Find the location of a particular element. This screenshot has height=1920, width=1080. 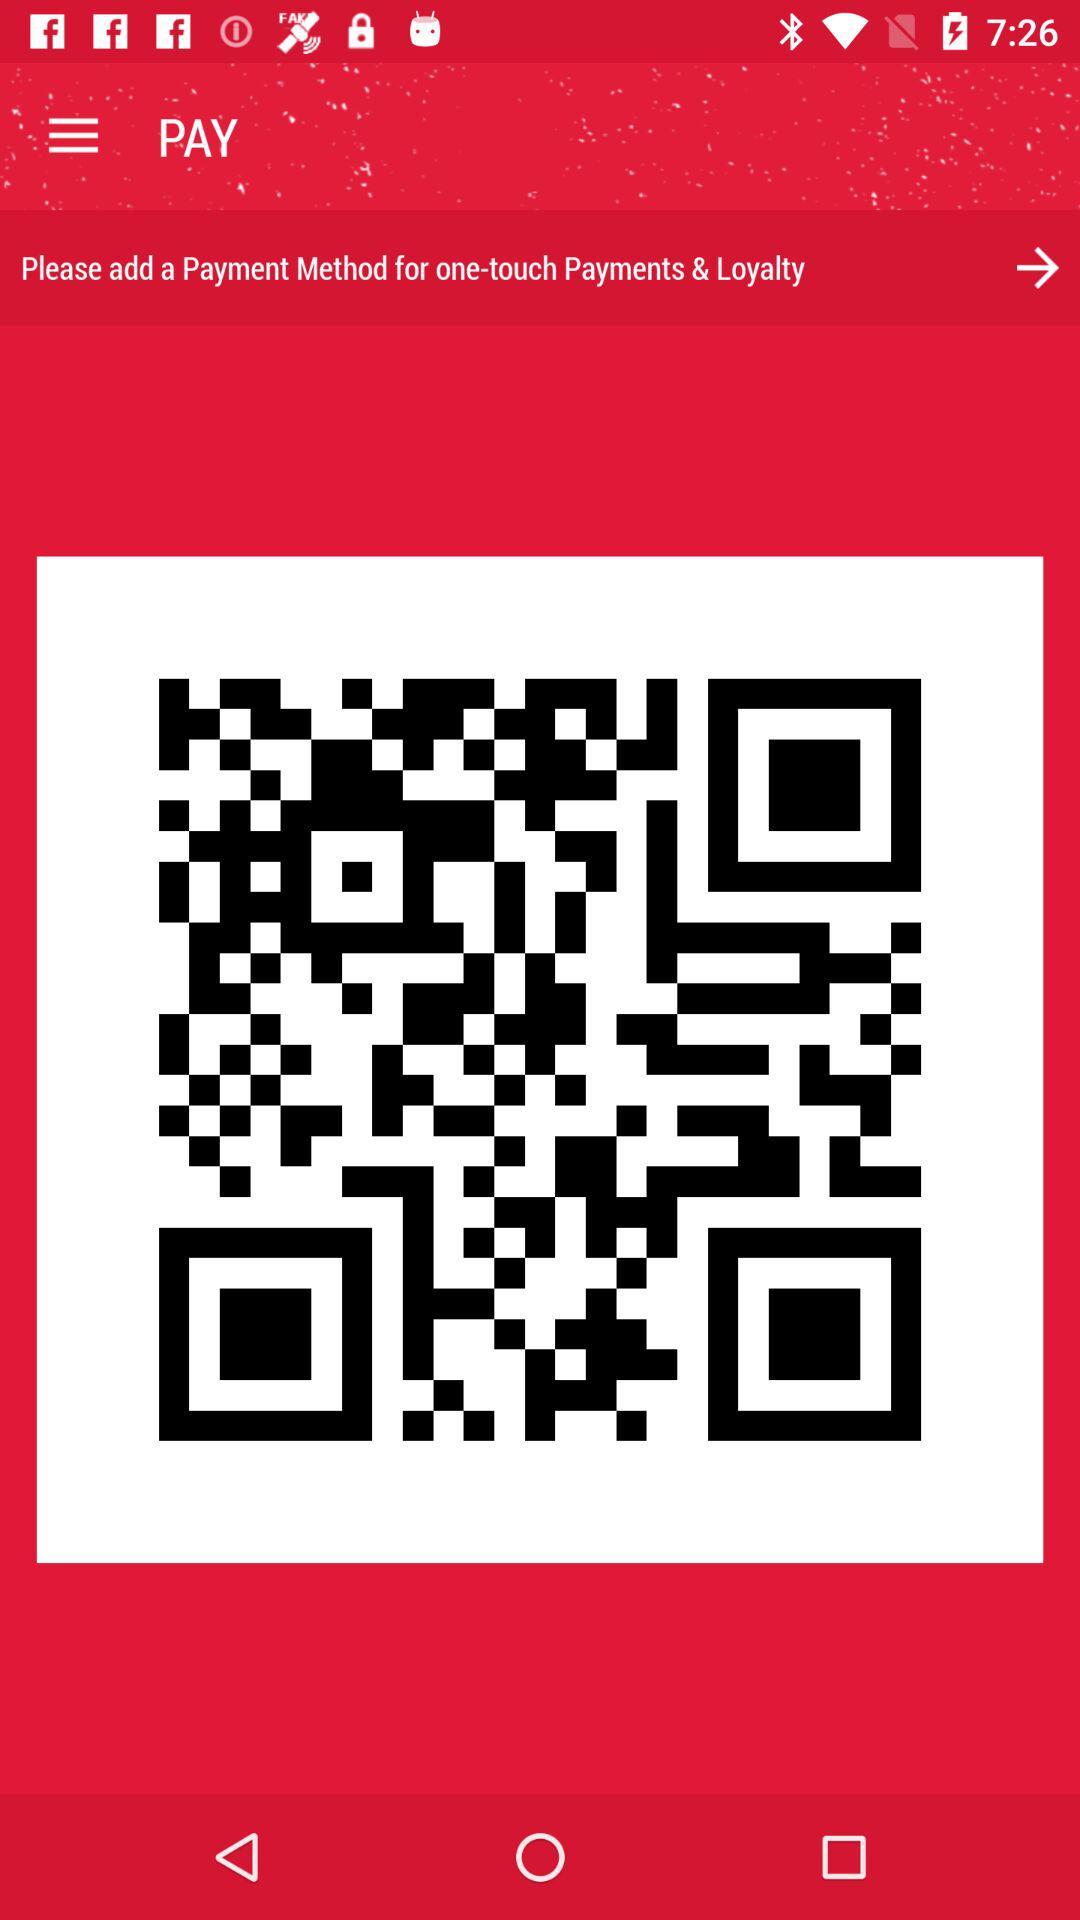

the item next to pay item is located at coordinates (72, 135).